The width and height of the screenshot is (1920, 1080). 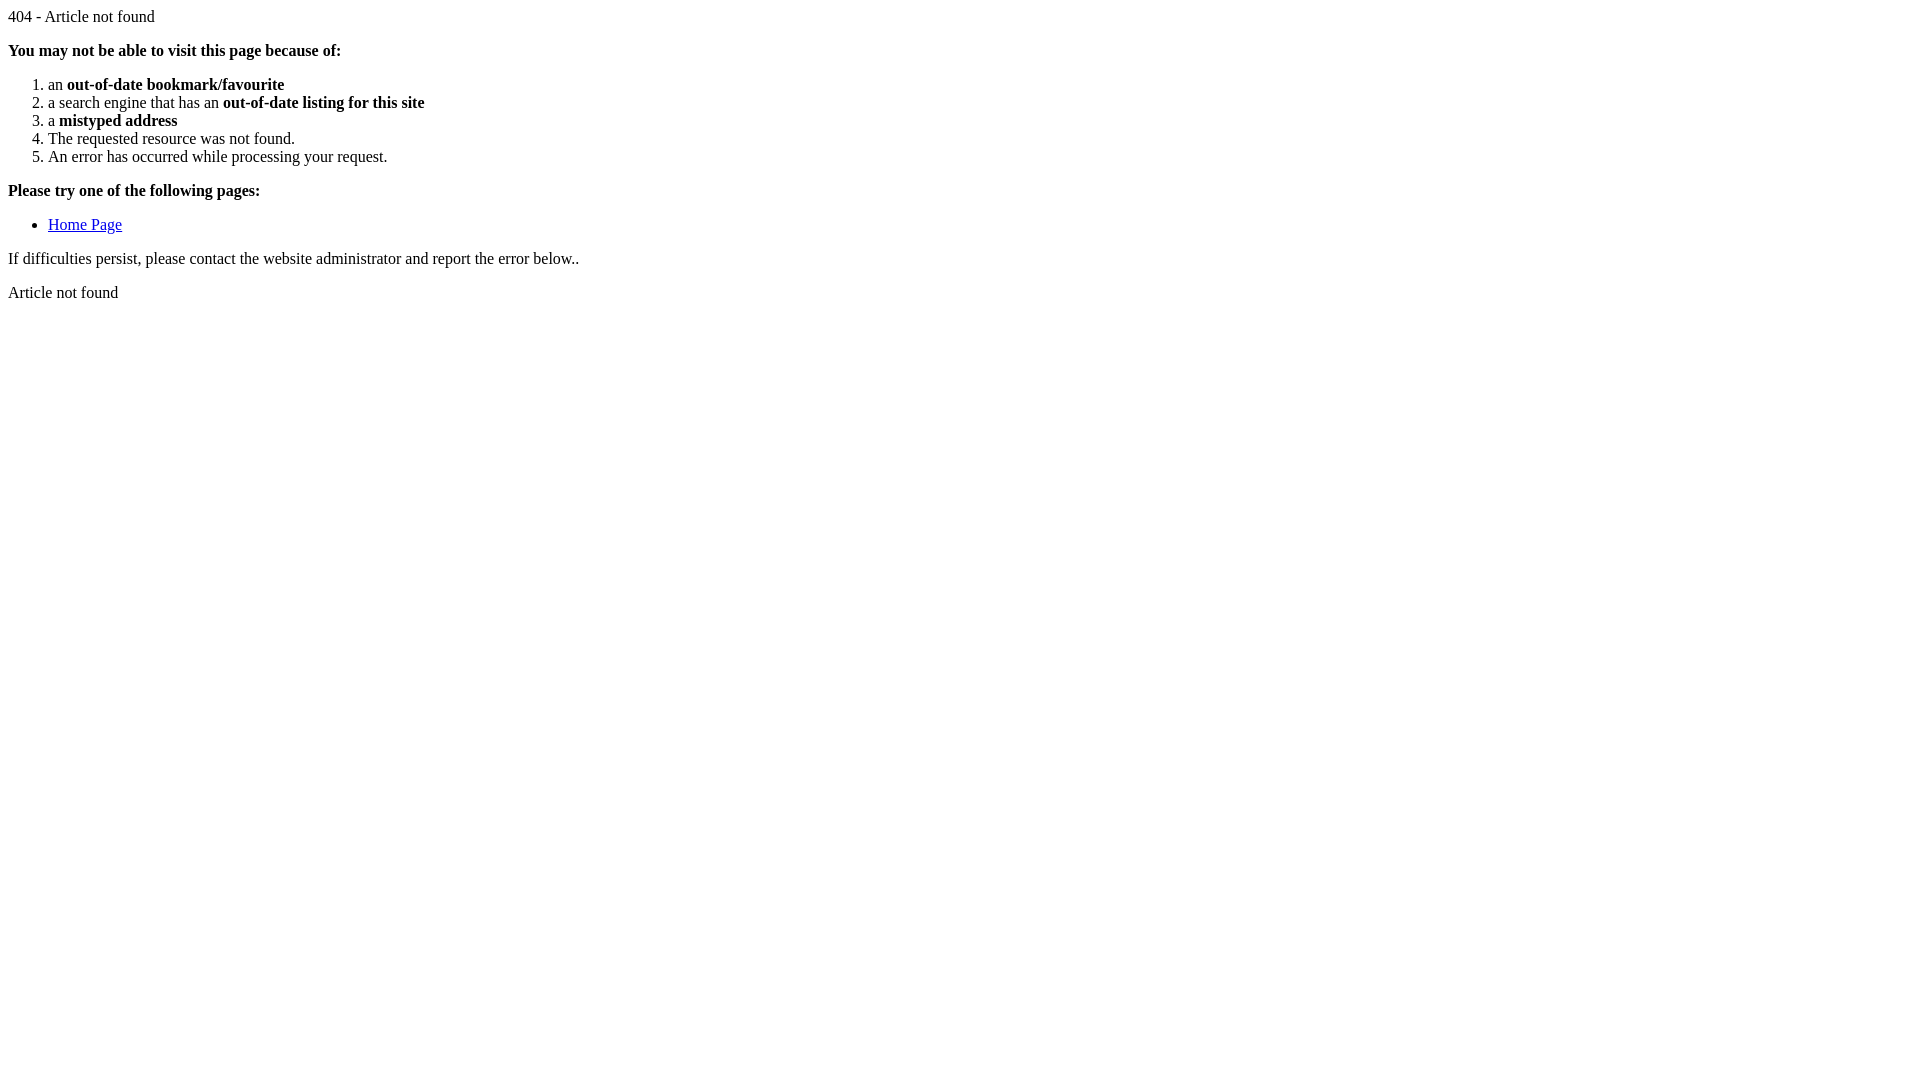 I want to click on 'Home Page', so click(x=84, y=224).